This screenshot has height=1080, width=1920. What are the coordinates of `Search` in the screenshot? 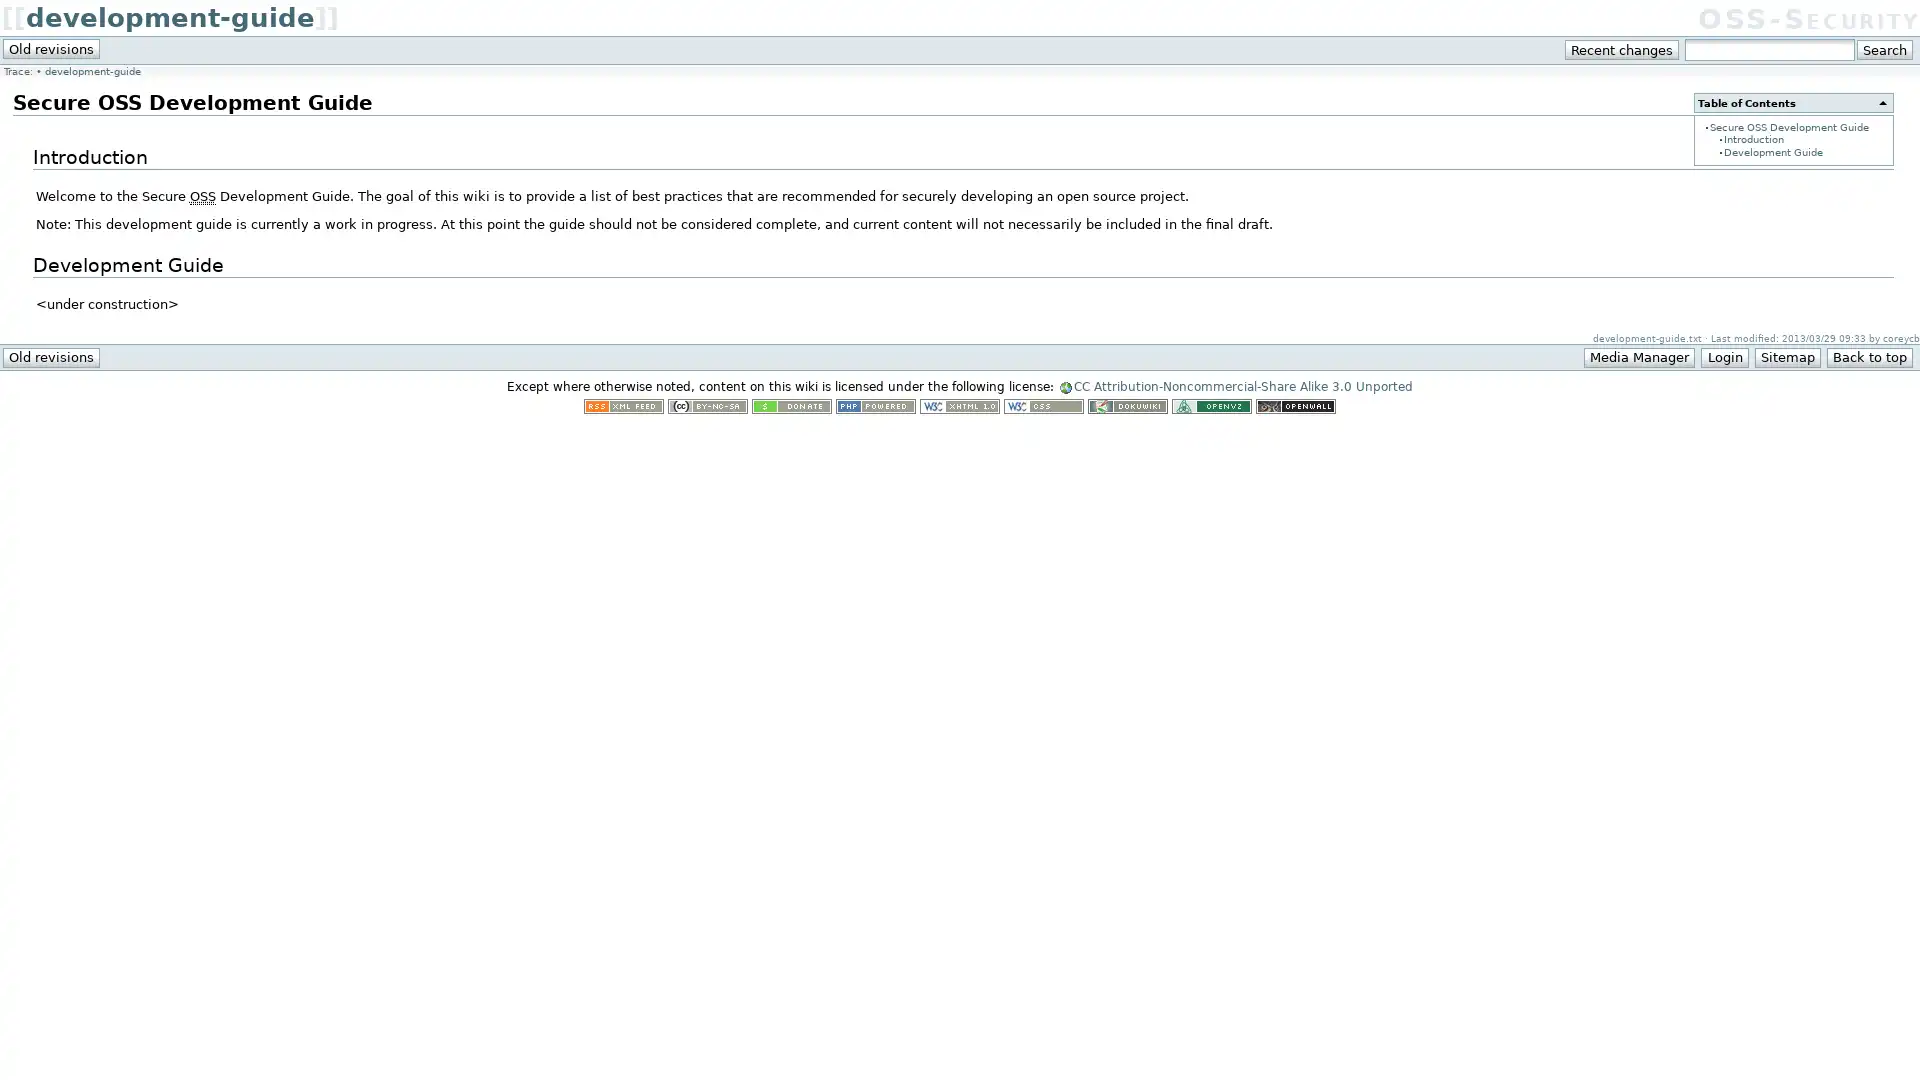 It's located at (1883, 49).